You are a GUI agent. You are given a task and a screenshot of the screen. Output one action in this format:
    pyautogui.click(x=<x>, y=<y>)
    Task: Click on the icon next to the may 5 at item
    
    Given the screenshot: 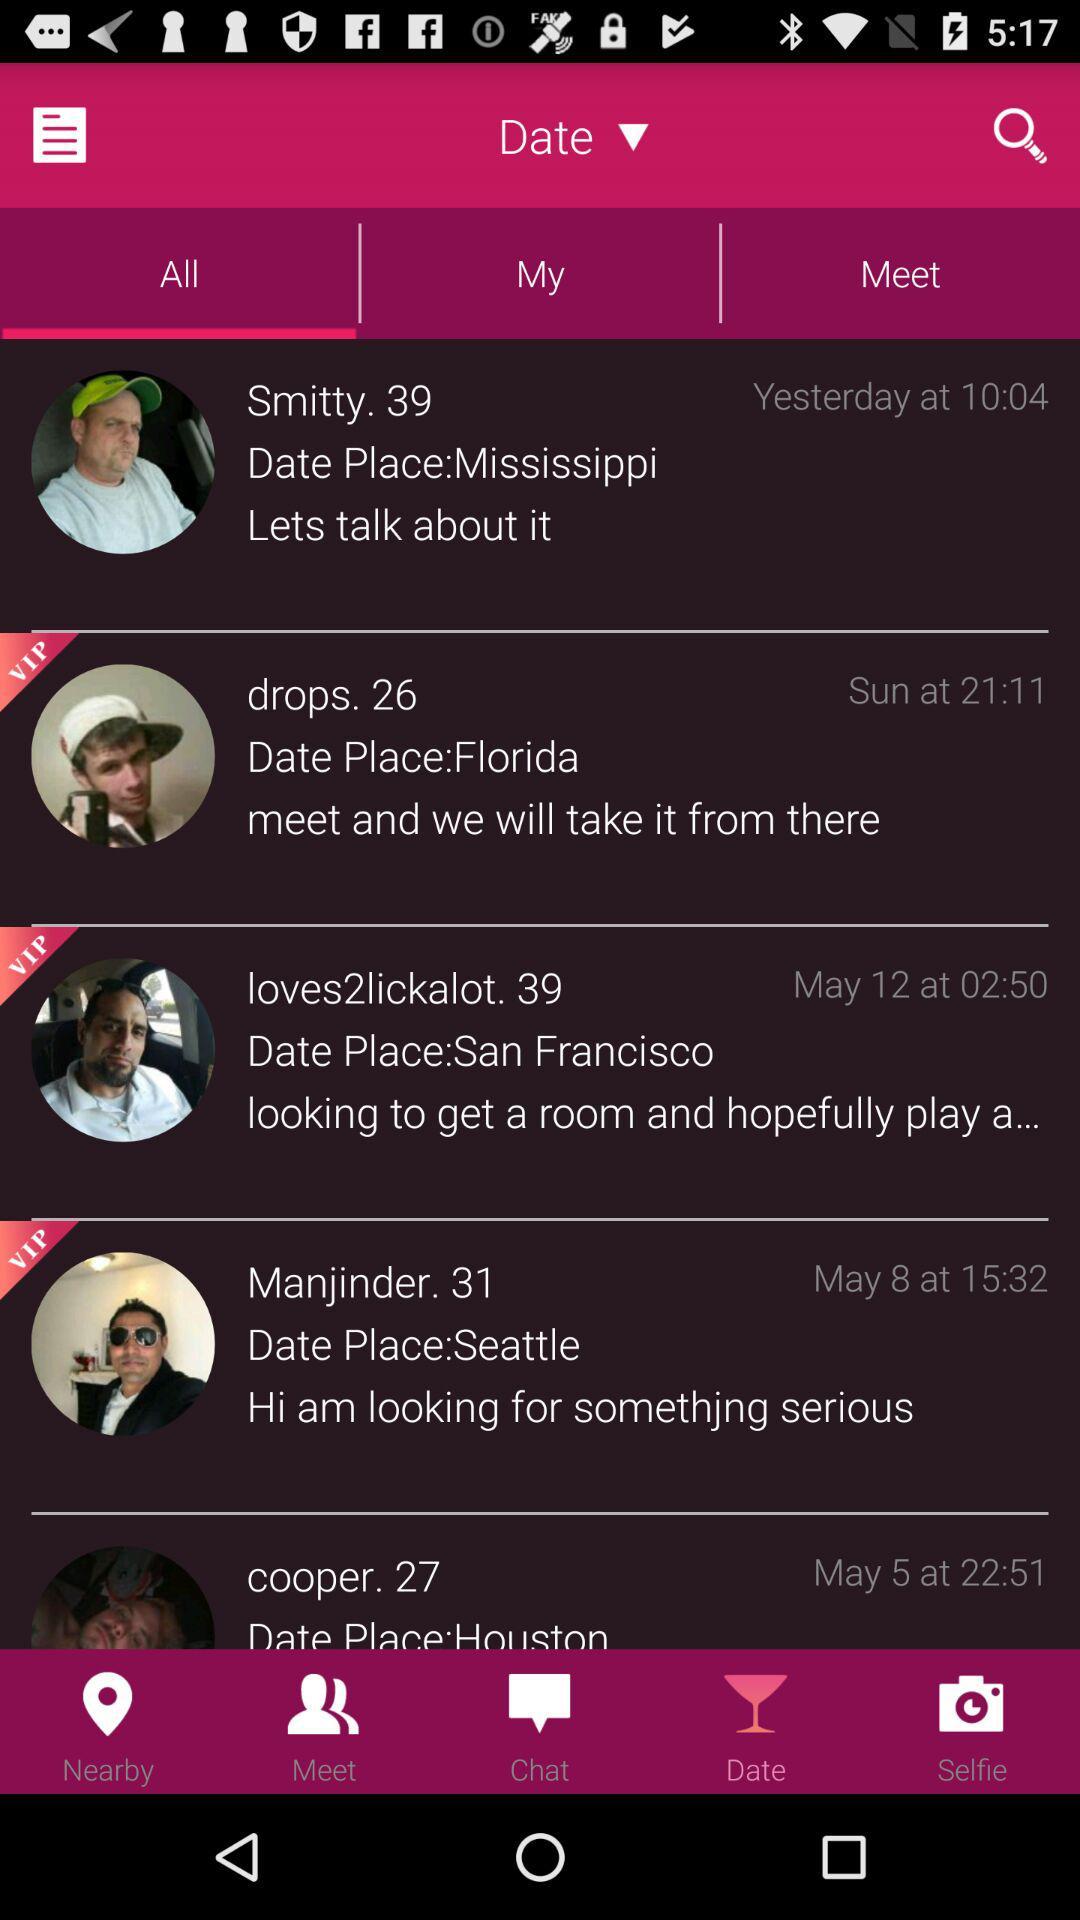 What is the action you would take?
    pyautogui.click(x=416, y=1573)
    